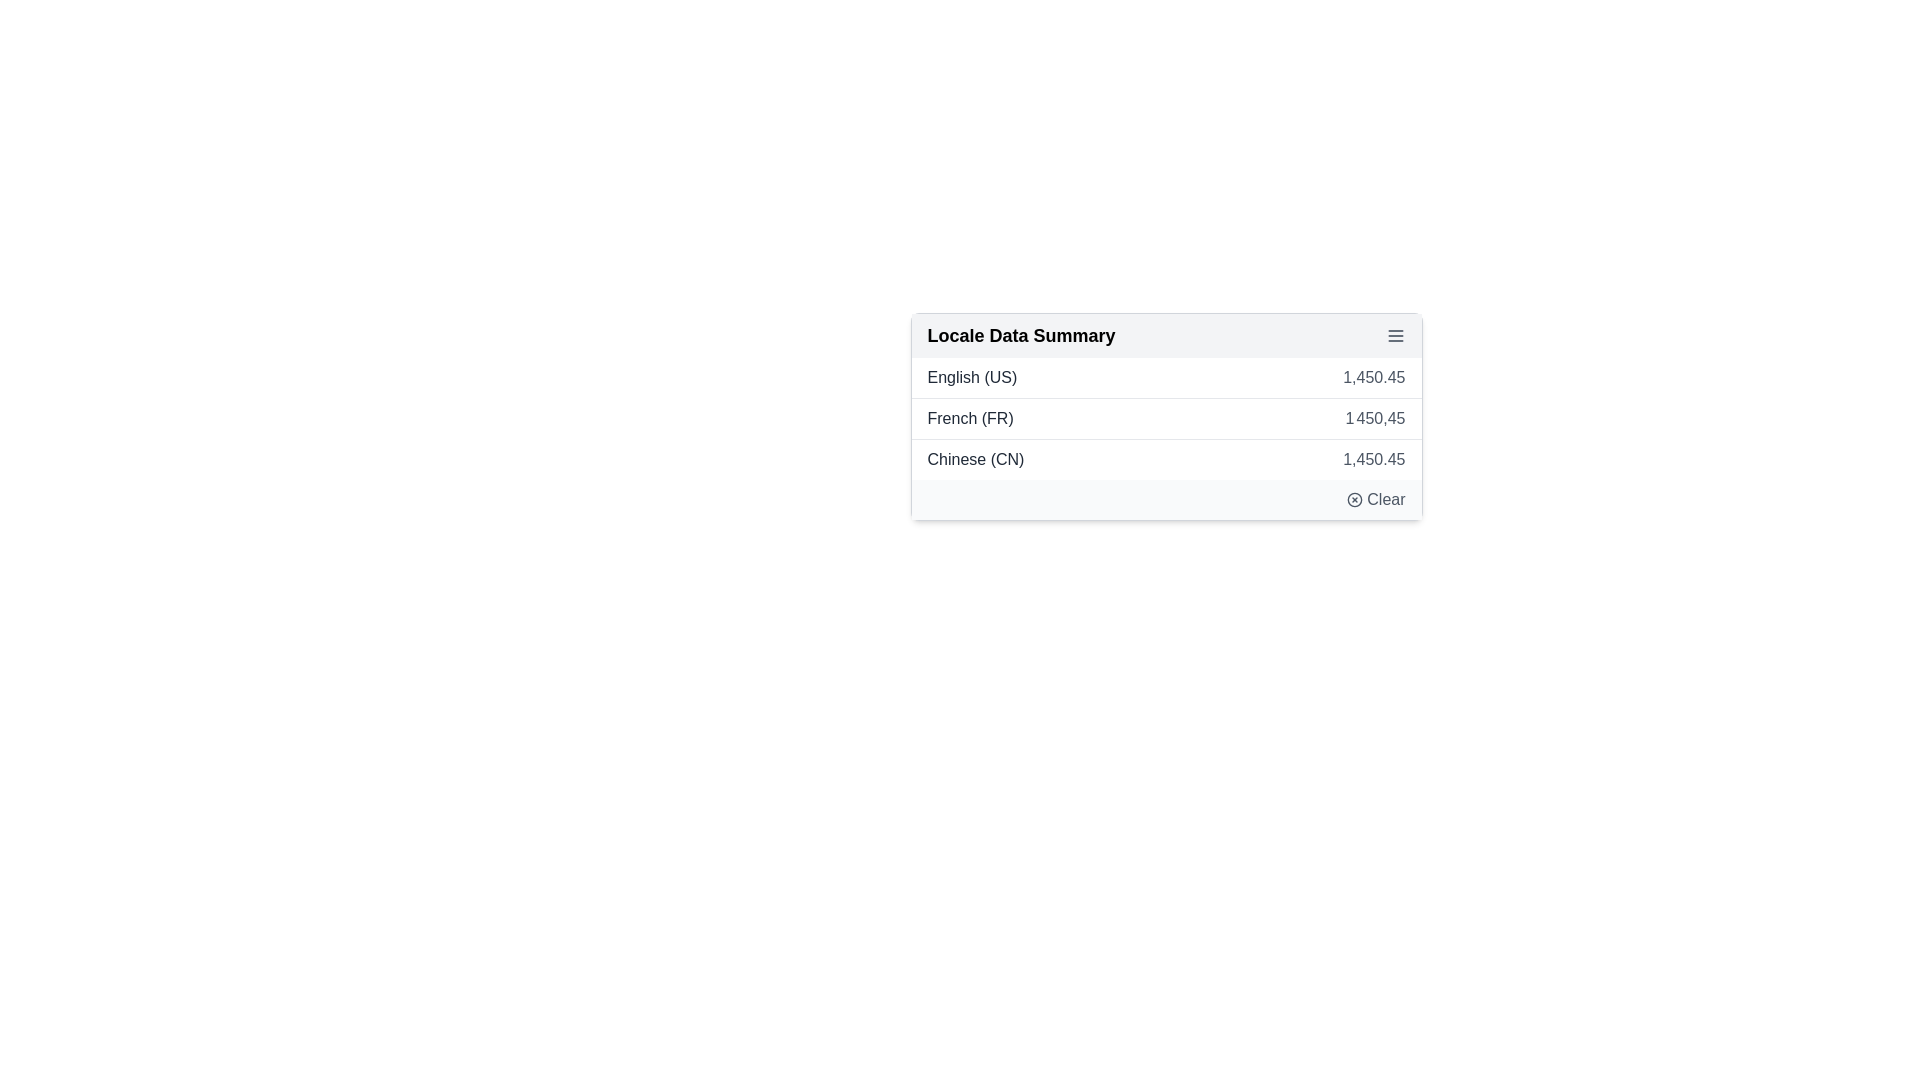 The image size is (1920, 1080). What do you see at coordinates (972, 378) in the screenshot?
I see `text label displaying 'English (US)' located in the first row of the list-like component, aligned to the left` at bounding box center [972, 378].